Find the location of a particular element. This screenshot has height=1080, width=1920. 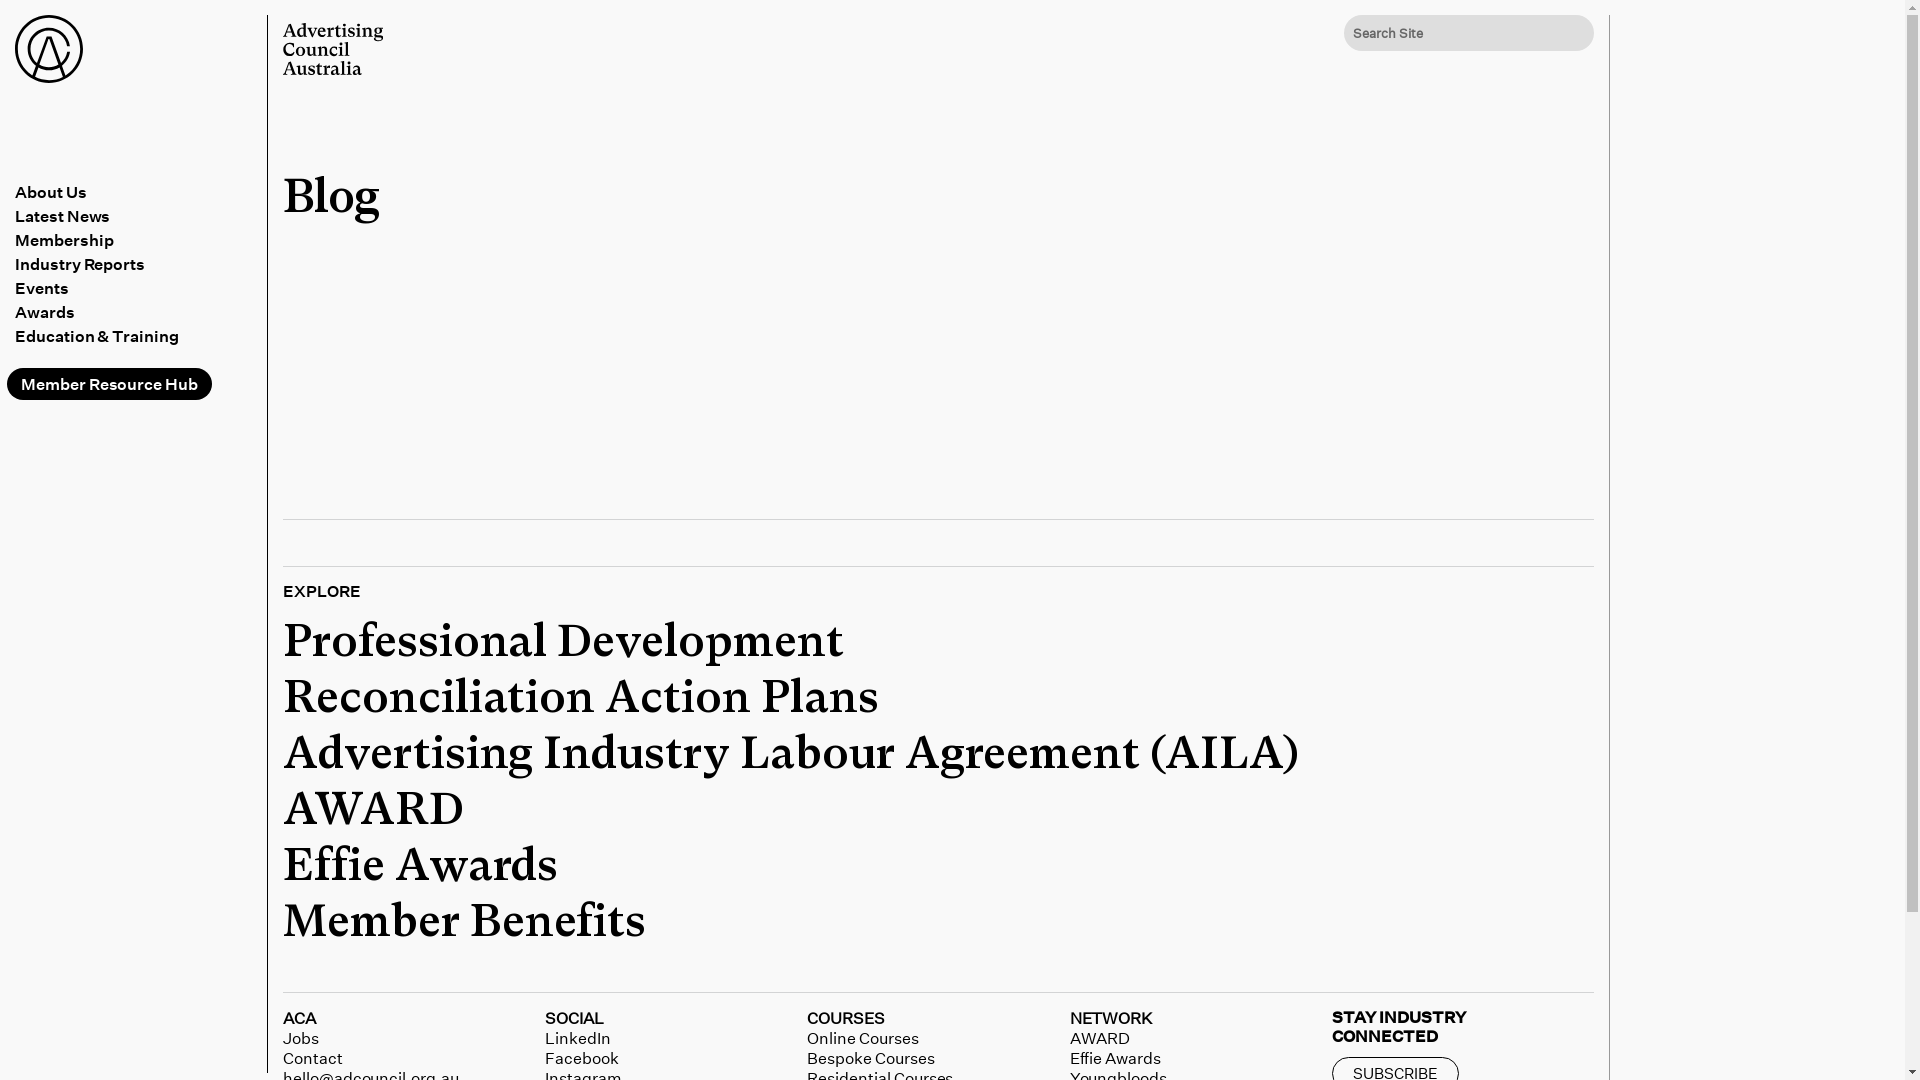

'Facebook' is located at coordinates (580, 1056).